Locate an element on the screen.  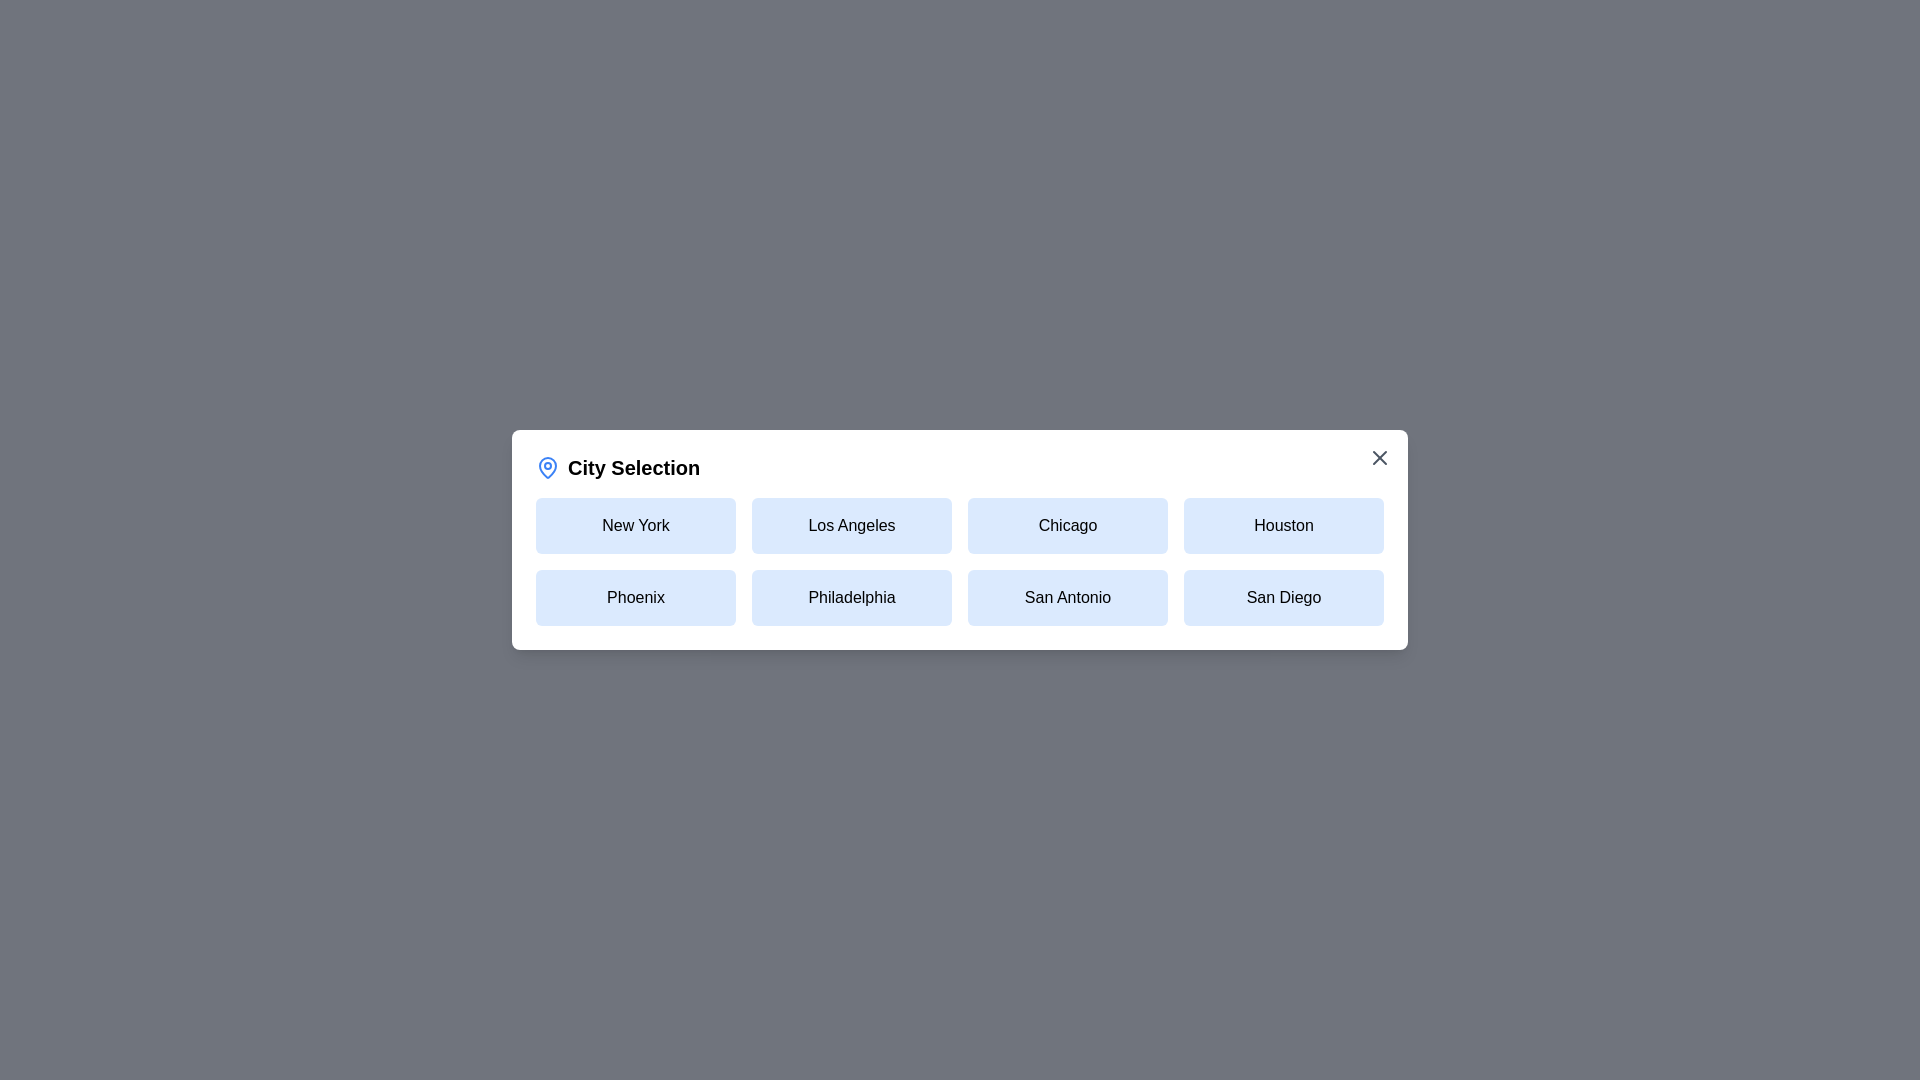
the city Philadelphia by clicking on its button is located at coordinates (851, 596).